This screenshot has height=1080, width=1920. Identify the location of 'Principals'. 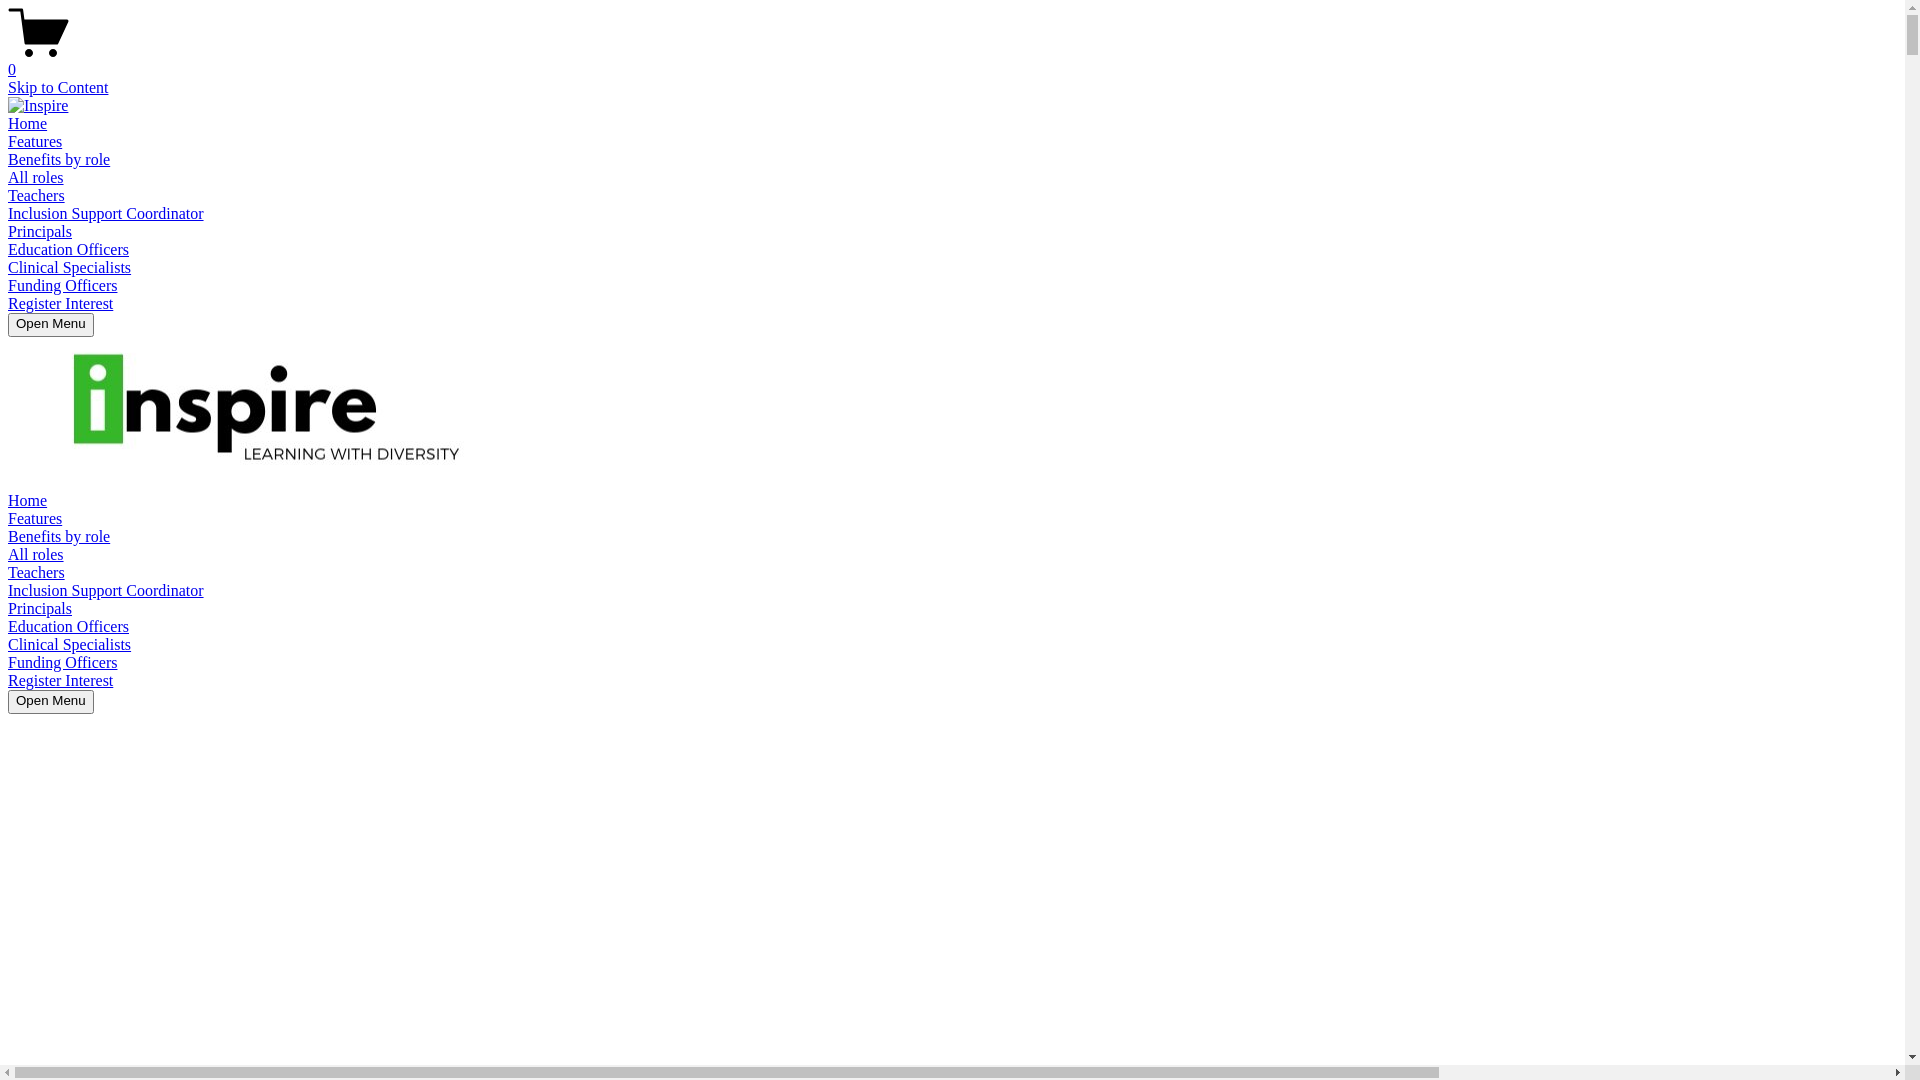
(39, 607).